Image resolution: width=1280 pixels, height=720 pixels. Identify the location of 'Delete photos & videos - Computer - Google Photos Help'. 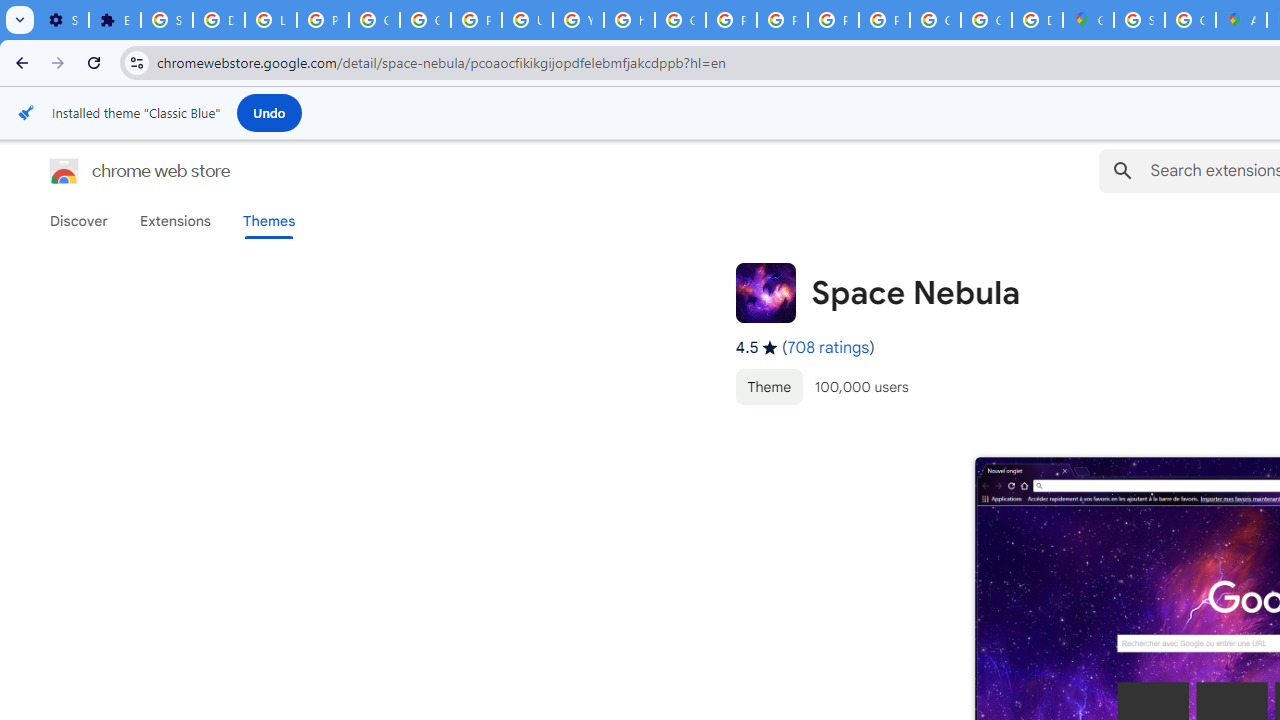
(218, 20).